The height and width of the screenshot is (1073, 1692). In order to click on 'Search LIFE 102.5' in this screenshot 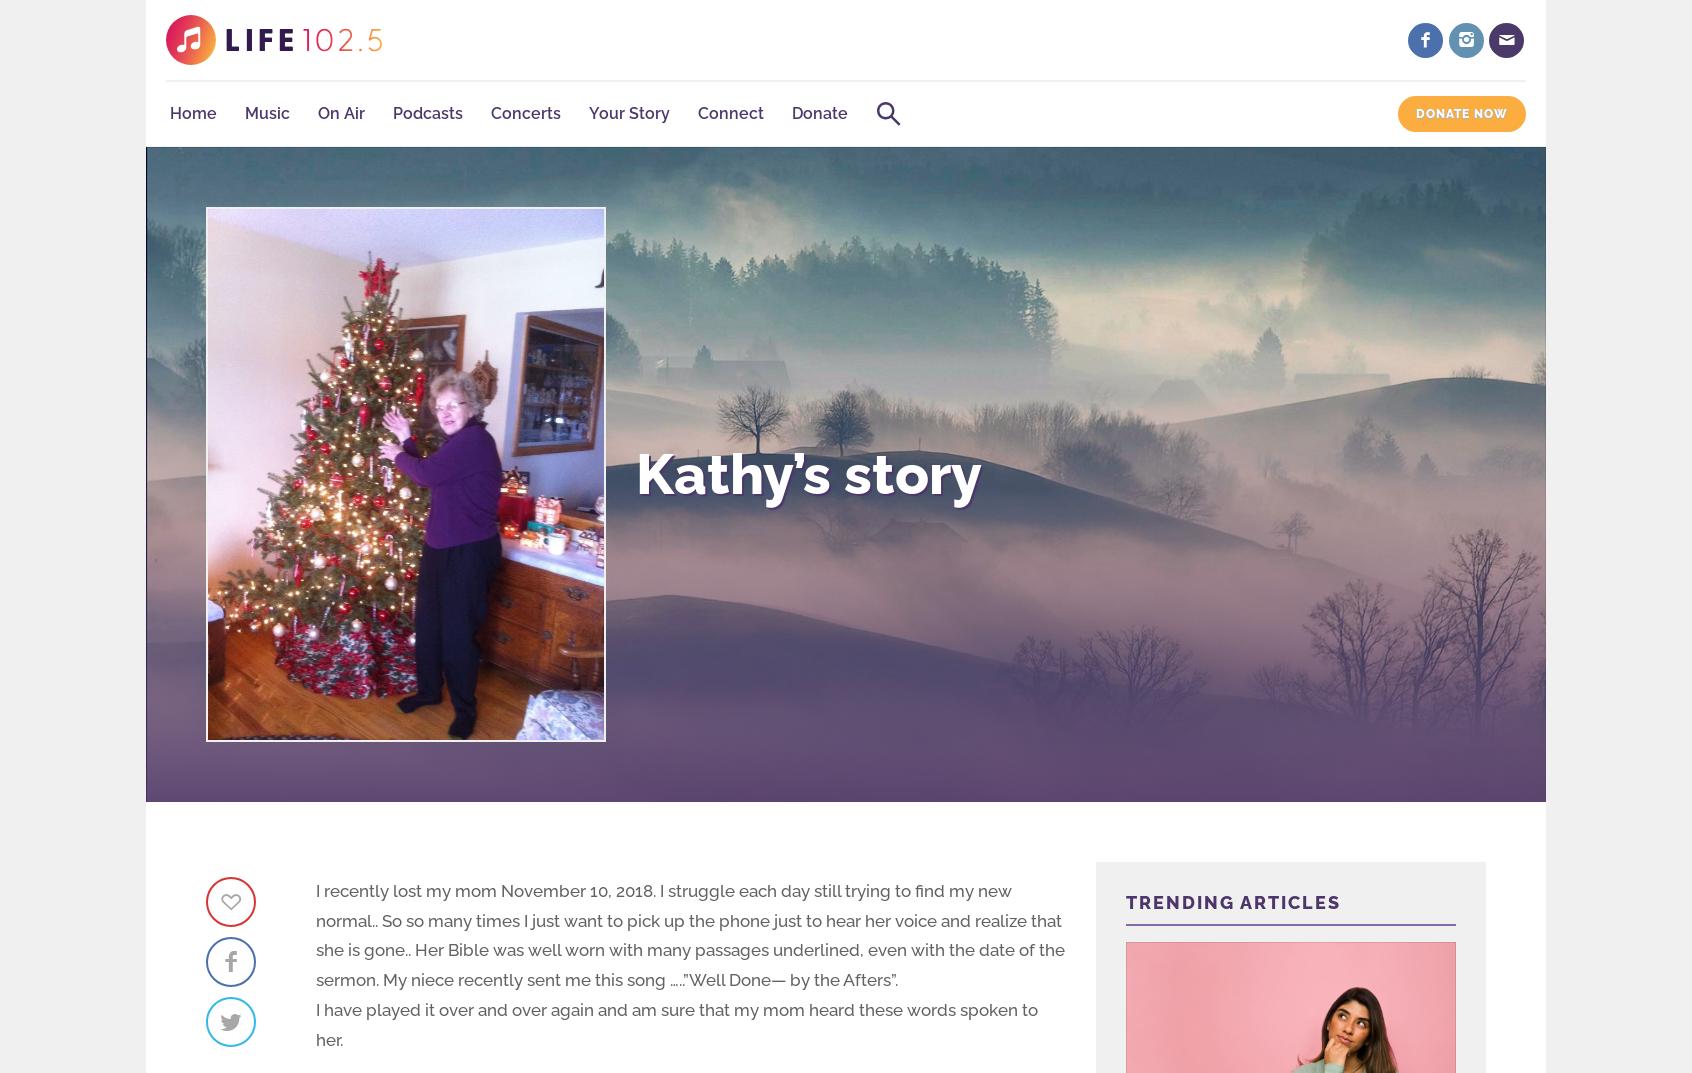, I will do `click(640, 944)`.